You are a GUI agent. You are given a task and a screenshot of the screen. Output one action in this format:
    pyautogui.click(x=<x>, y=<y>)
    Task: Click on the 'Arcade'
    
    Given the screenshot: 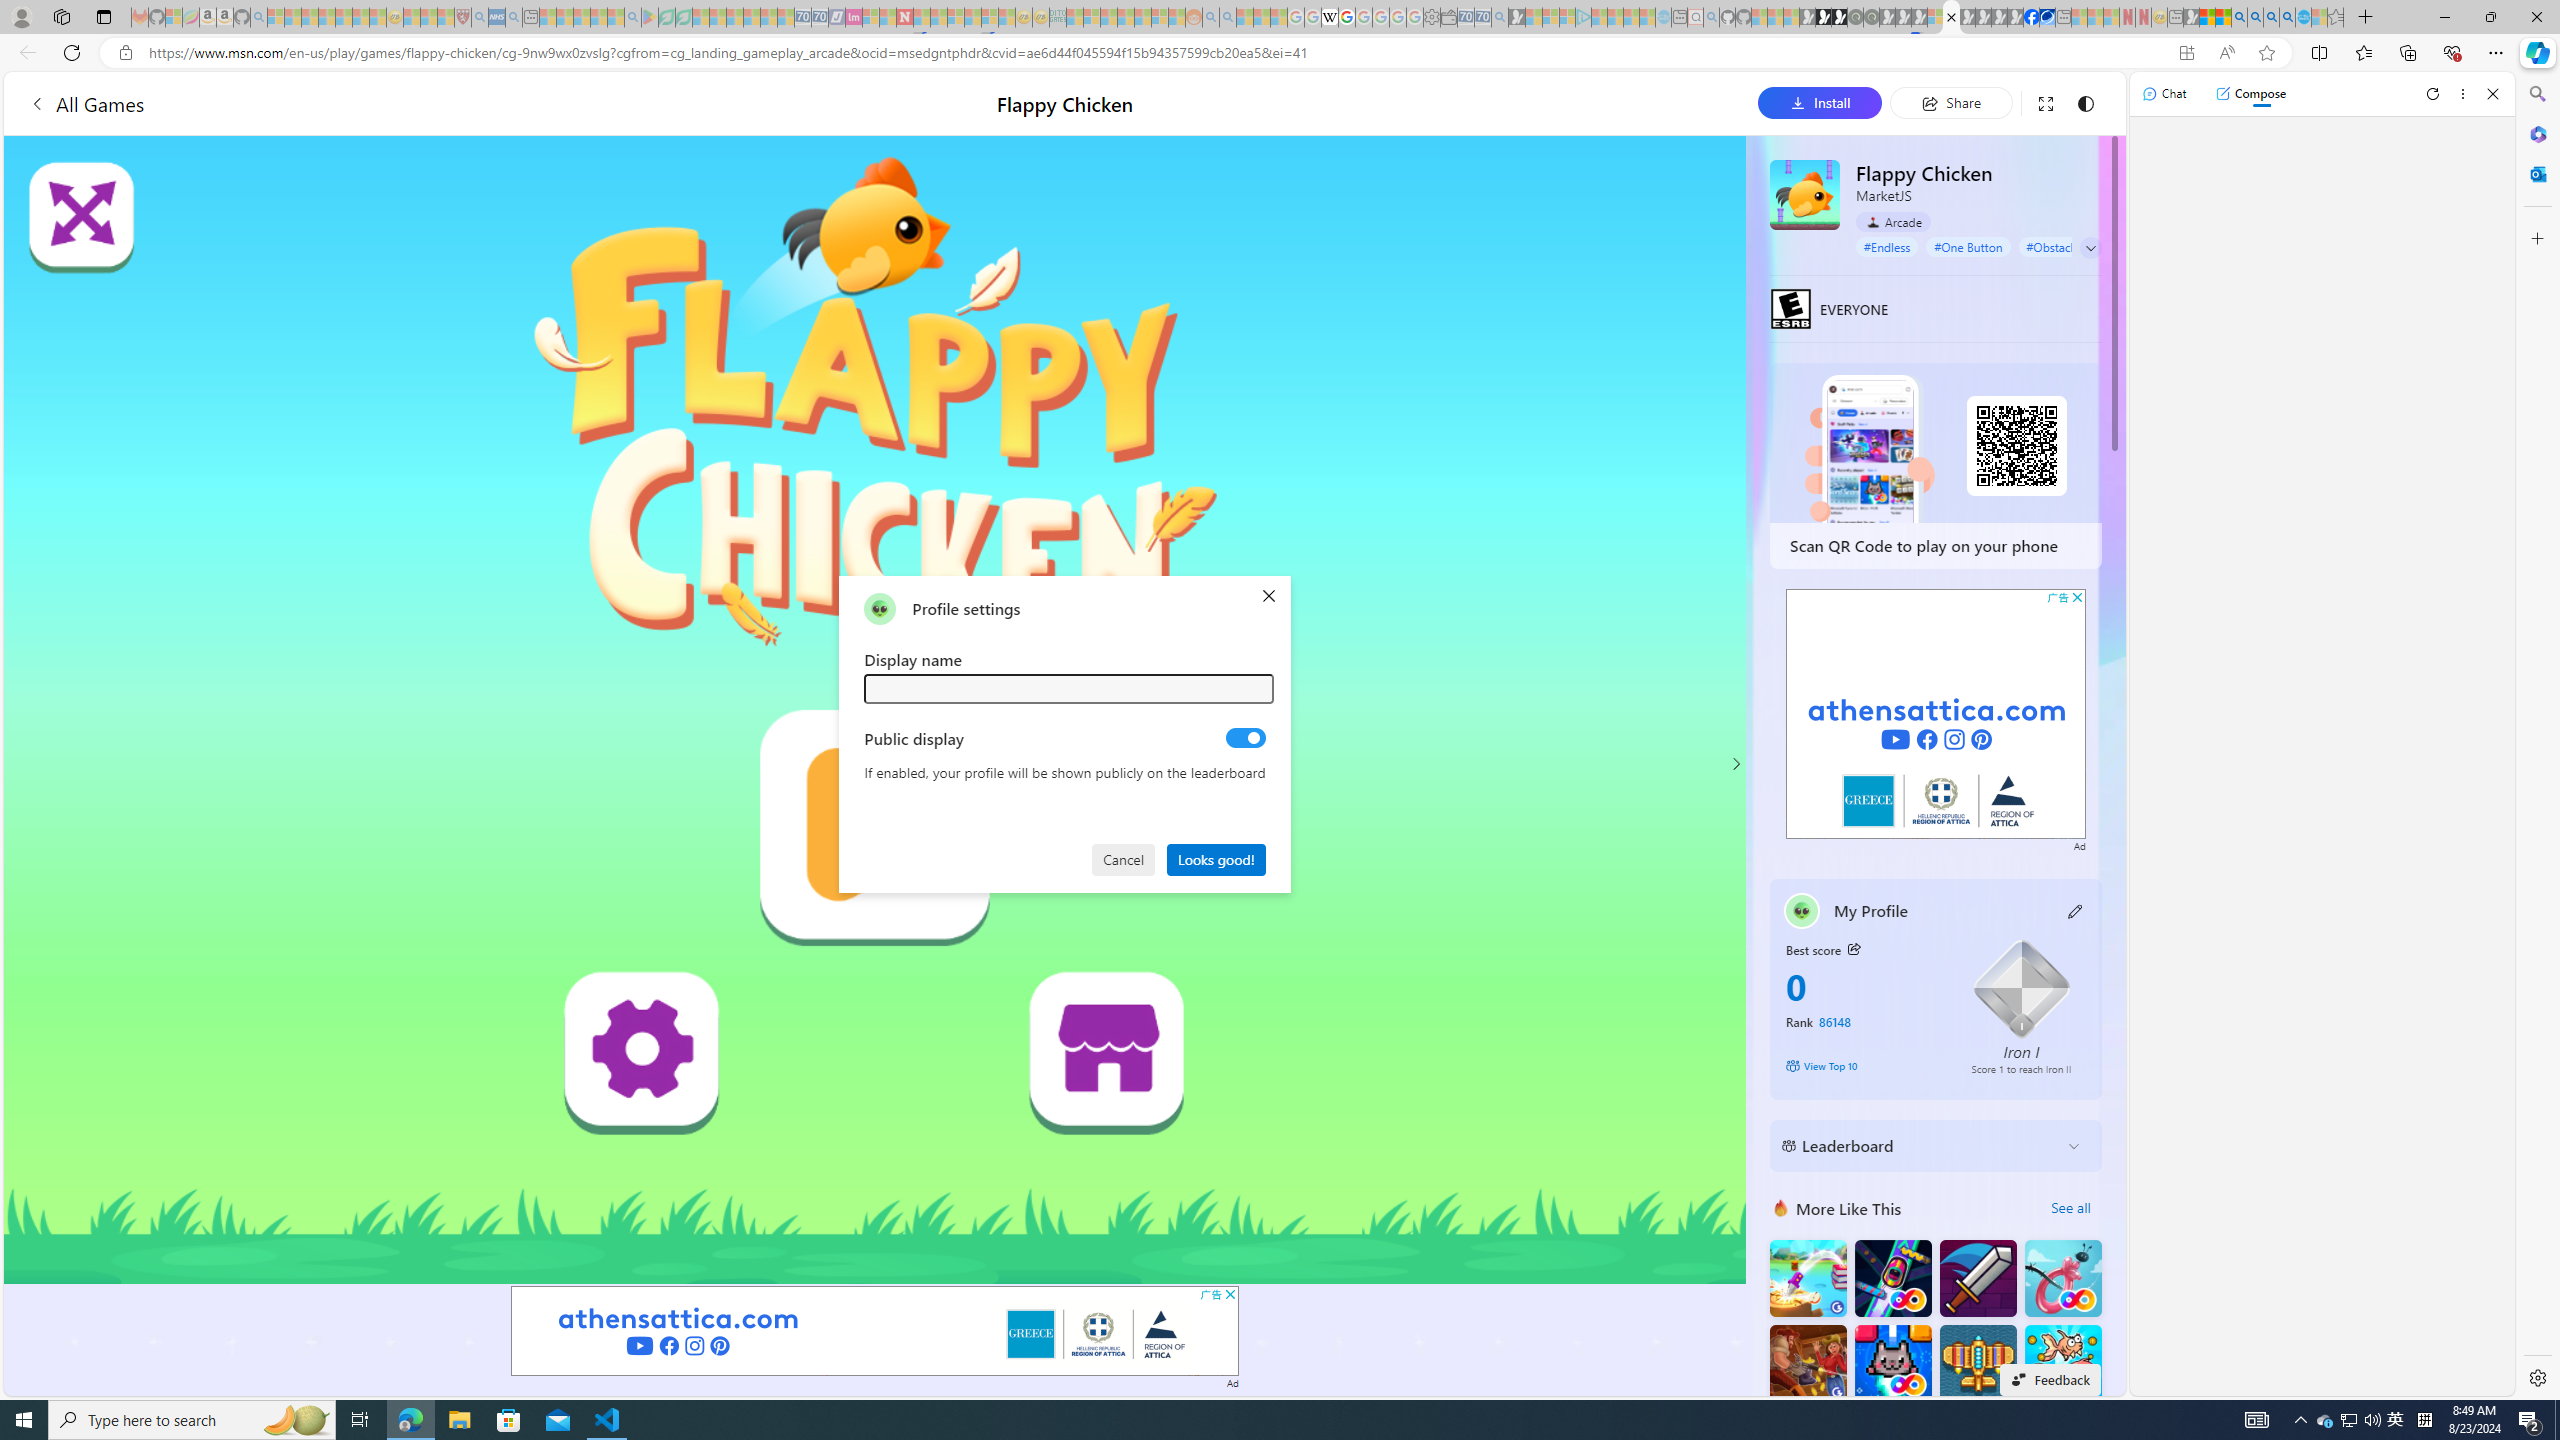 What is the action you would take?
    pyautogui.click(x=1892, y=221)
    